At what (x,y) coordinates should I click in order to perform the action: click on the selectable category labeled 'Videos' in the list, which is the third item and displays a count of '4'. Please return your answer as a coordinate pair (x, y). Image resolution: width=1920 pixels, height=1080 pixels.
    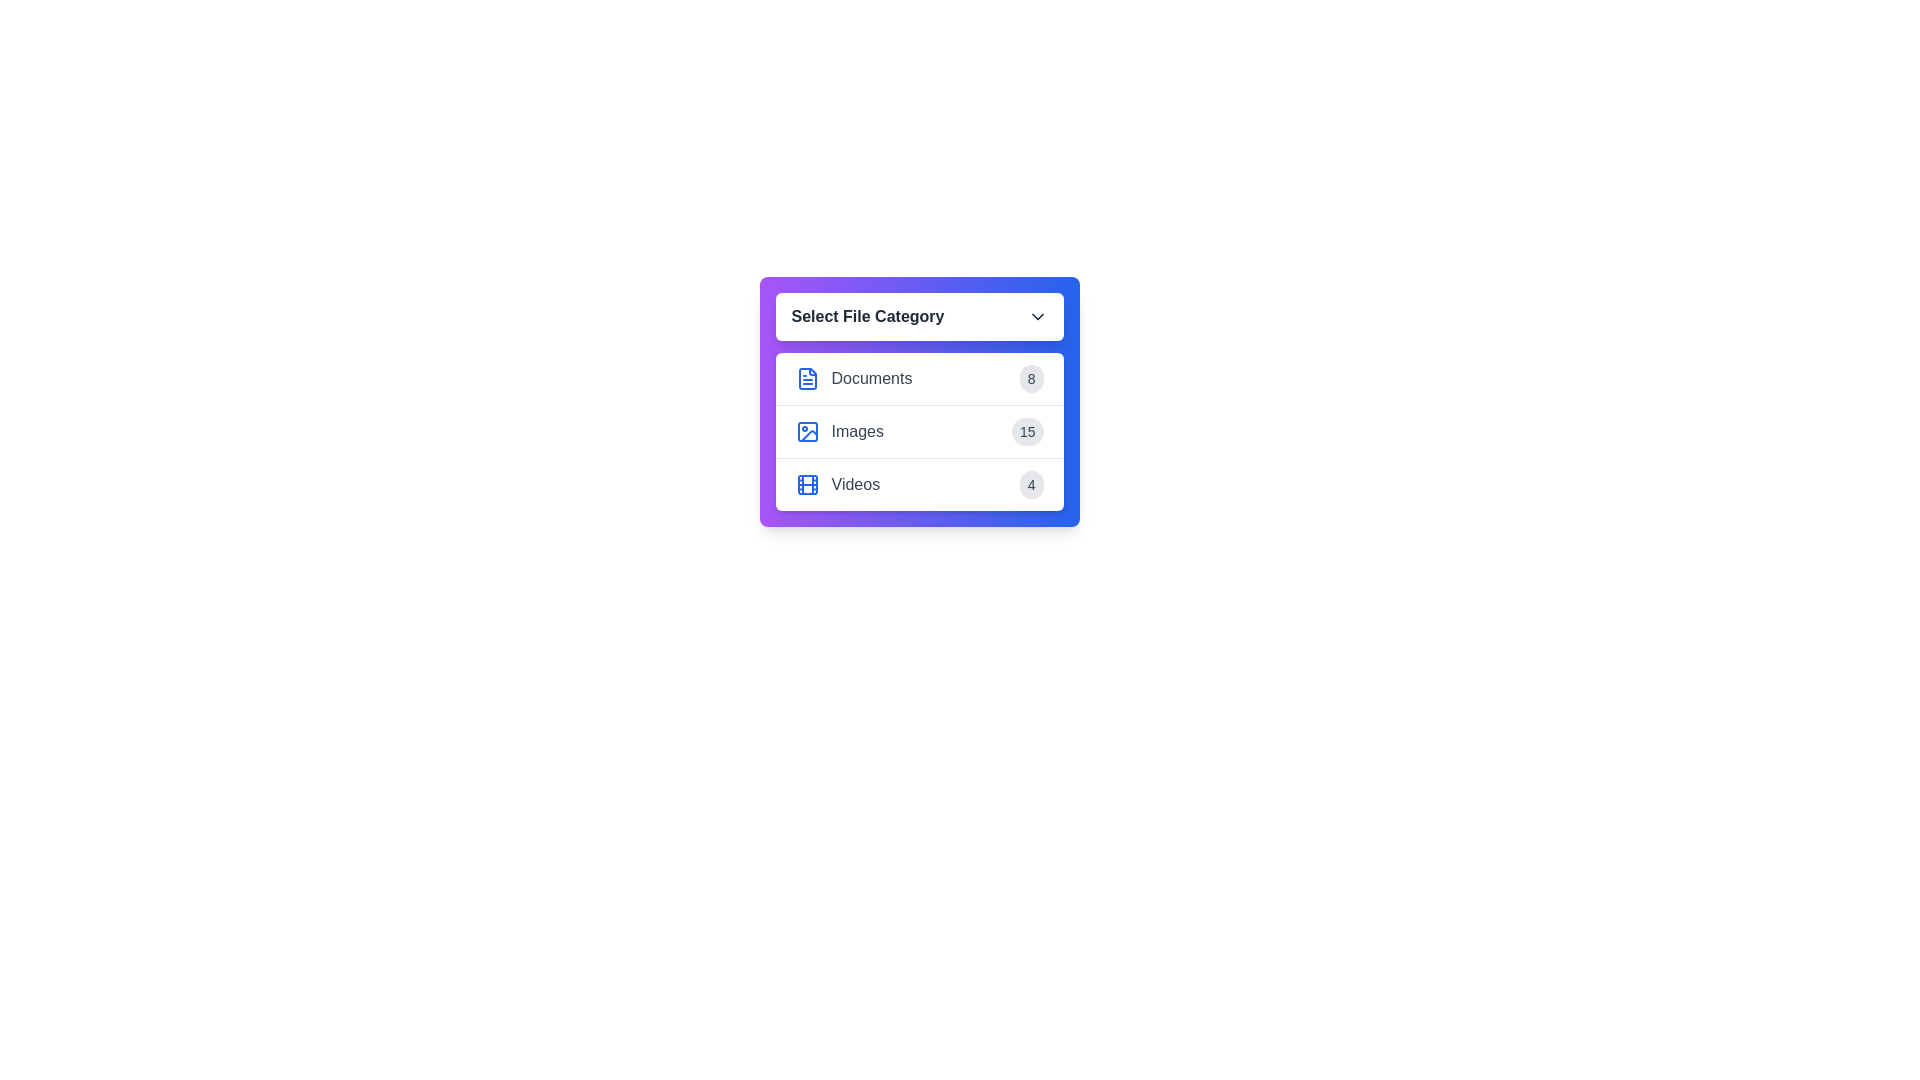
    Looking at the image, I should click on (918, 484).